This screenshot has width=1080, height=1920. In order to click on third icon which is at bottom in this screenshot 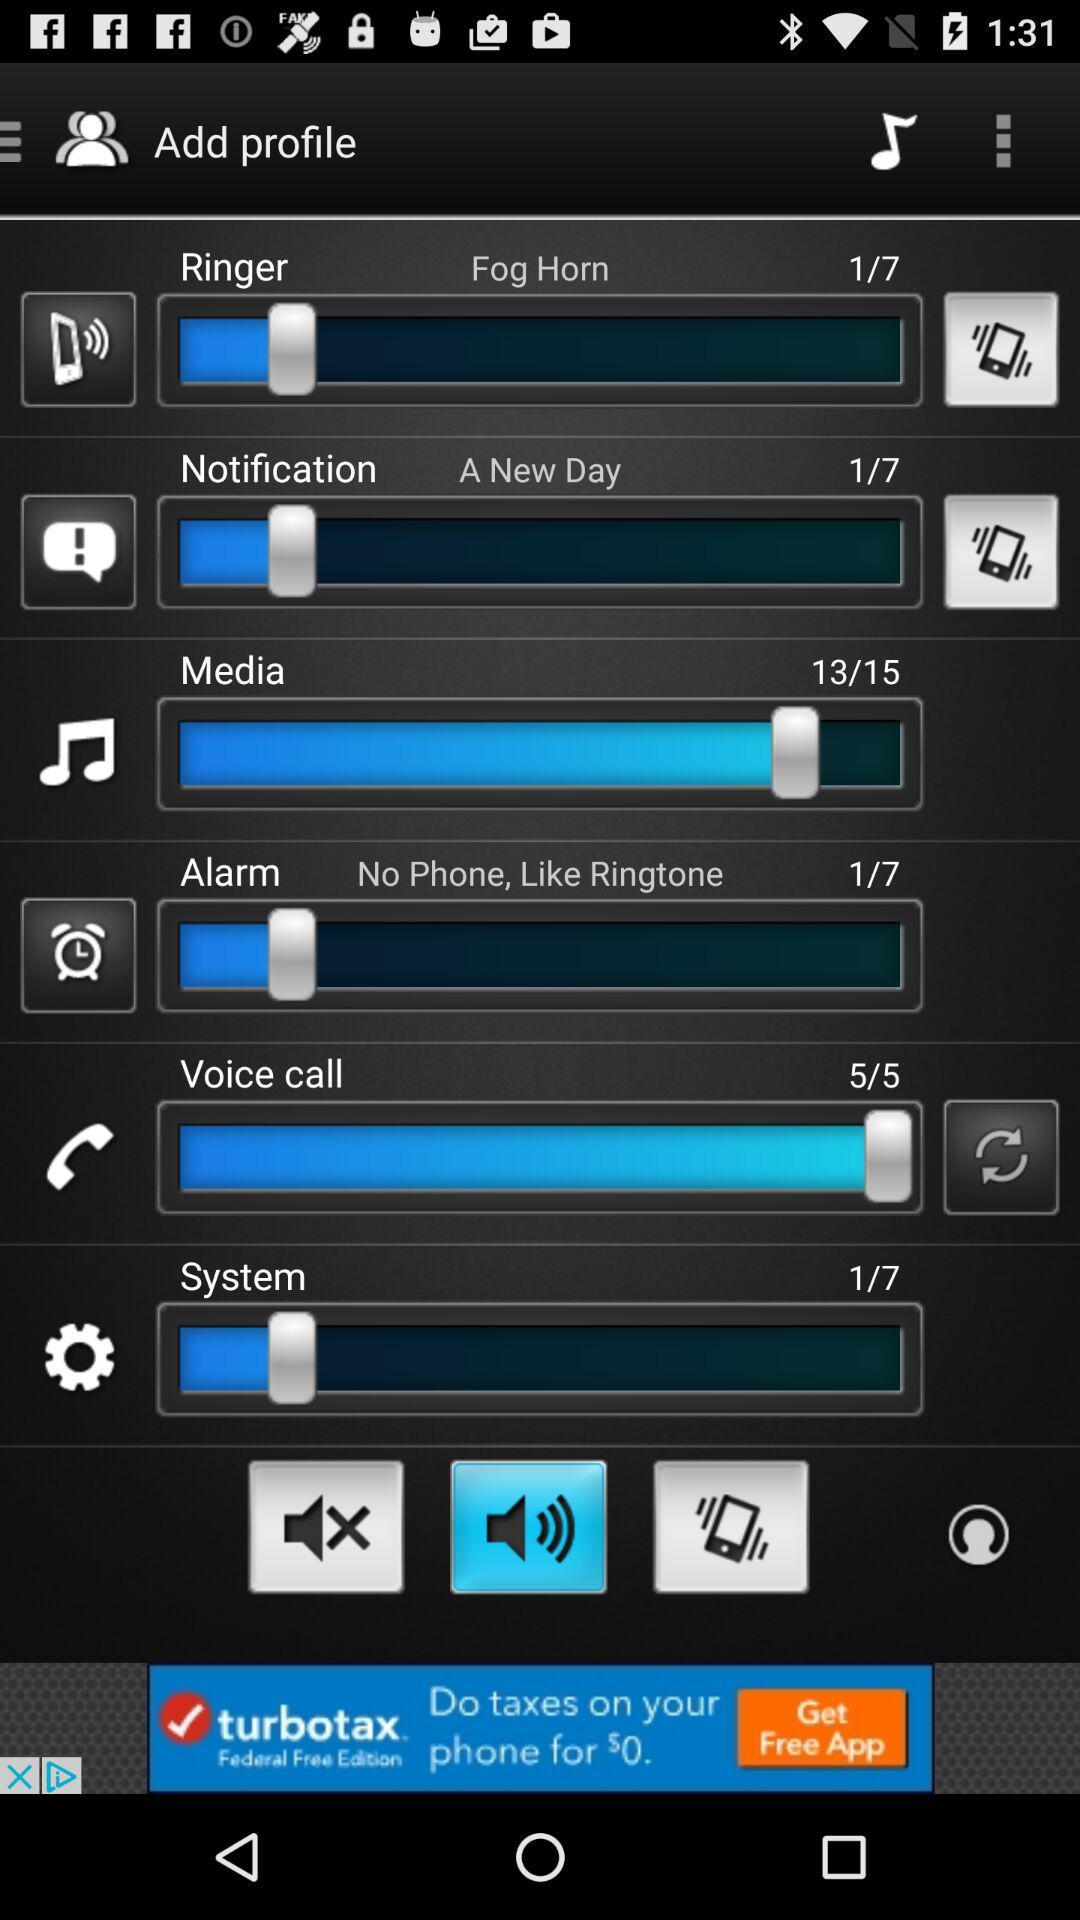, I will do `click(731, 1526)`.